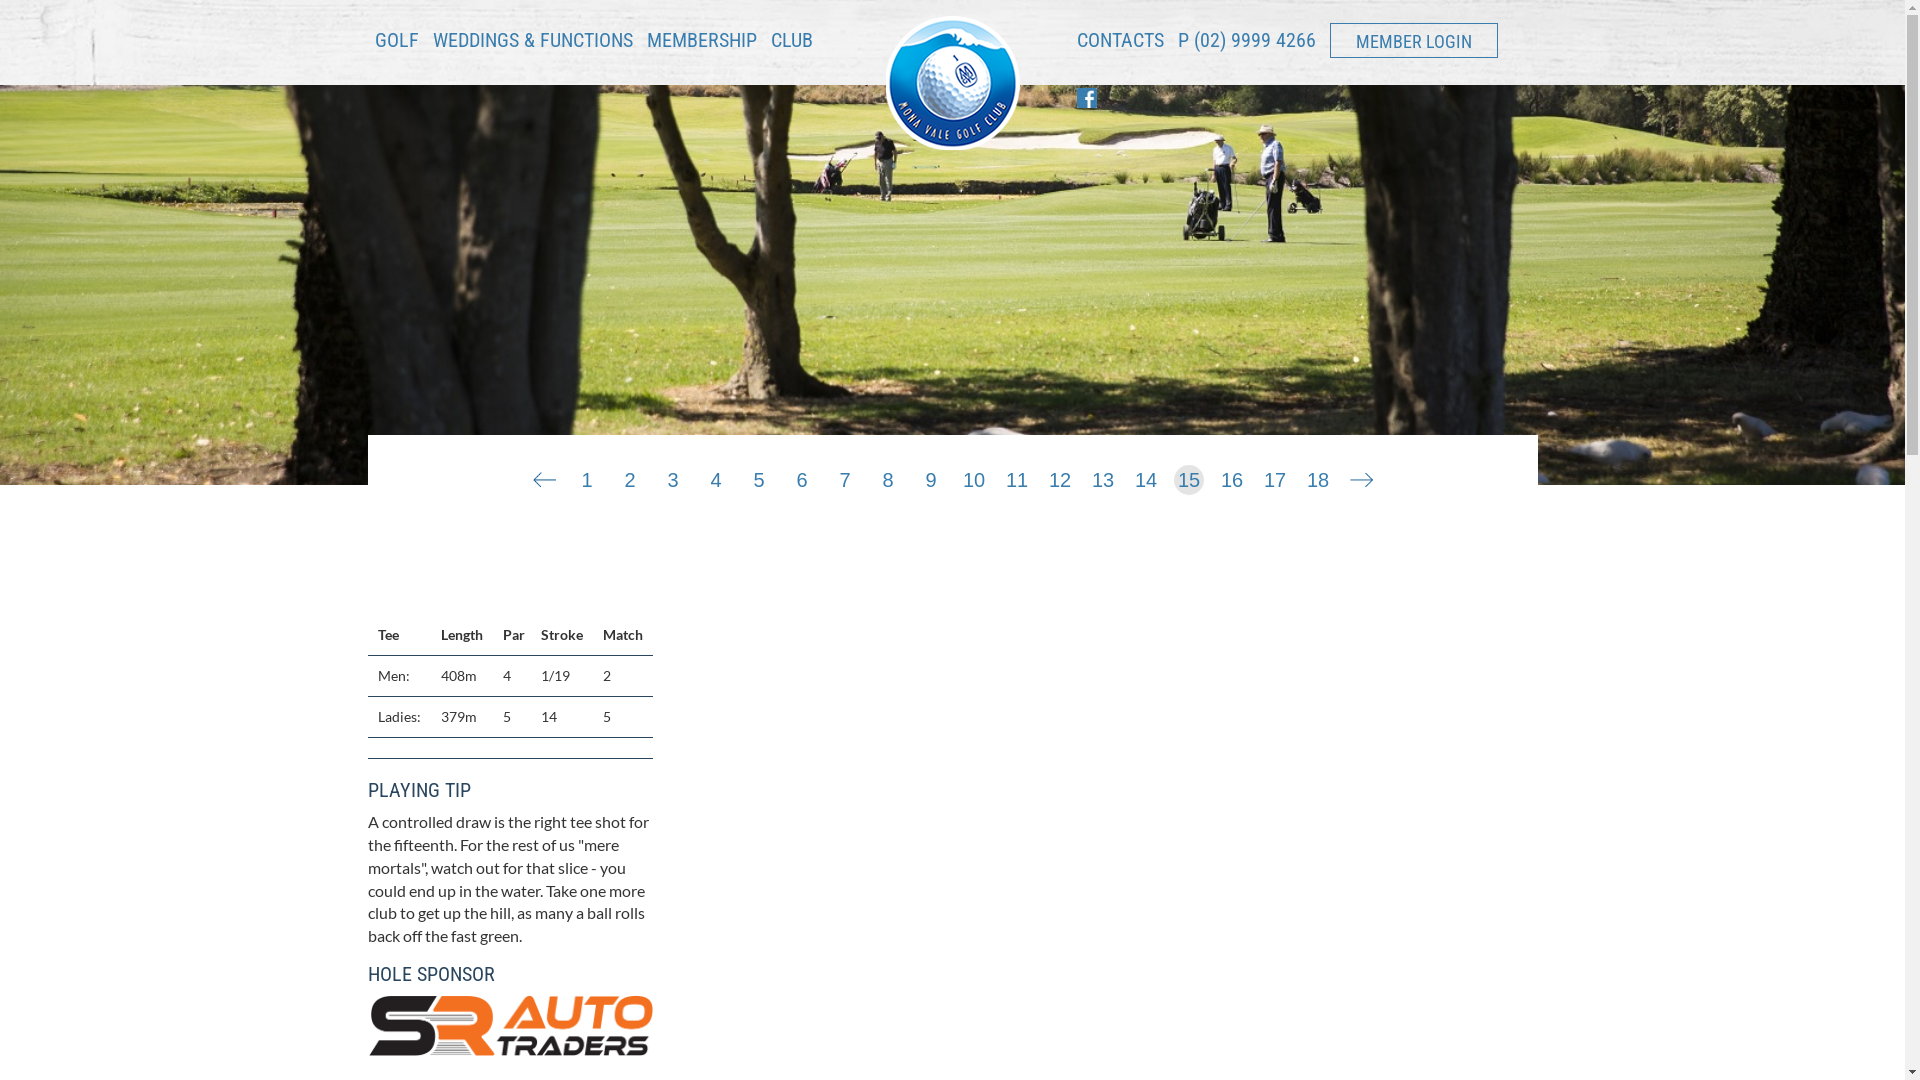 The height and width of the screenshot is (1080, 1920). I want to click on '7', so click(844, 475).